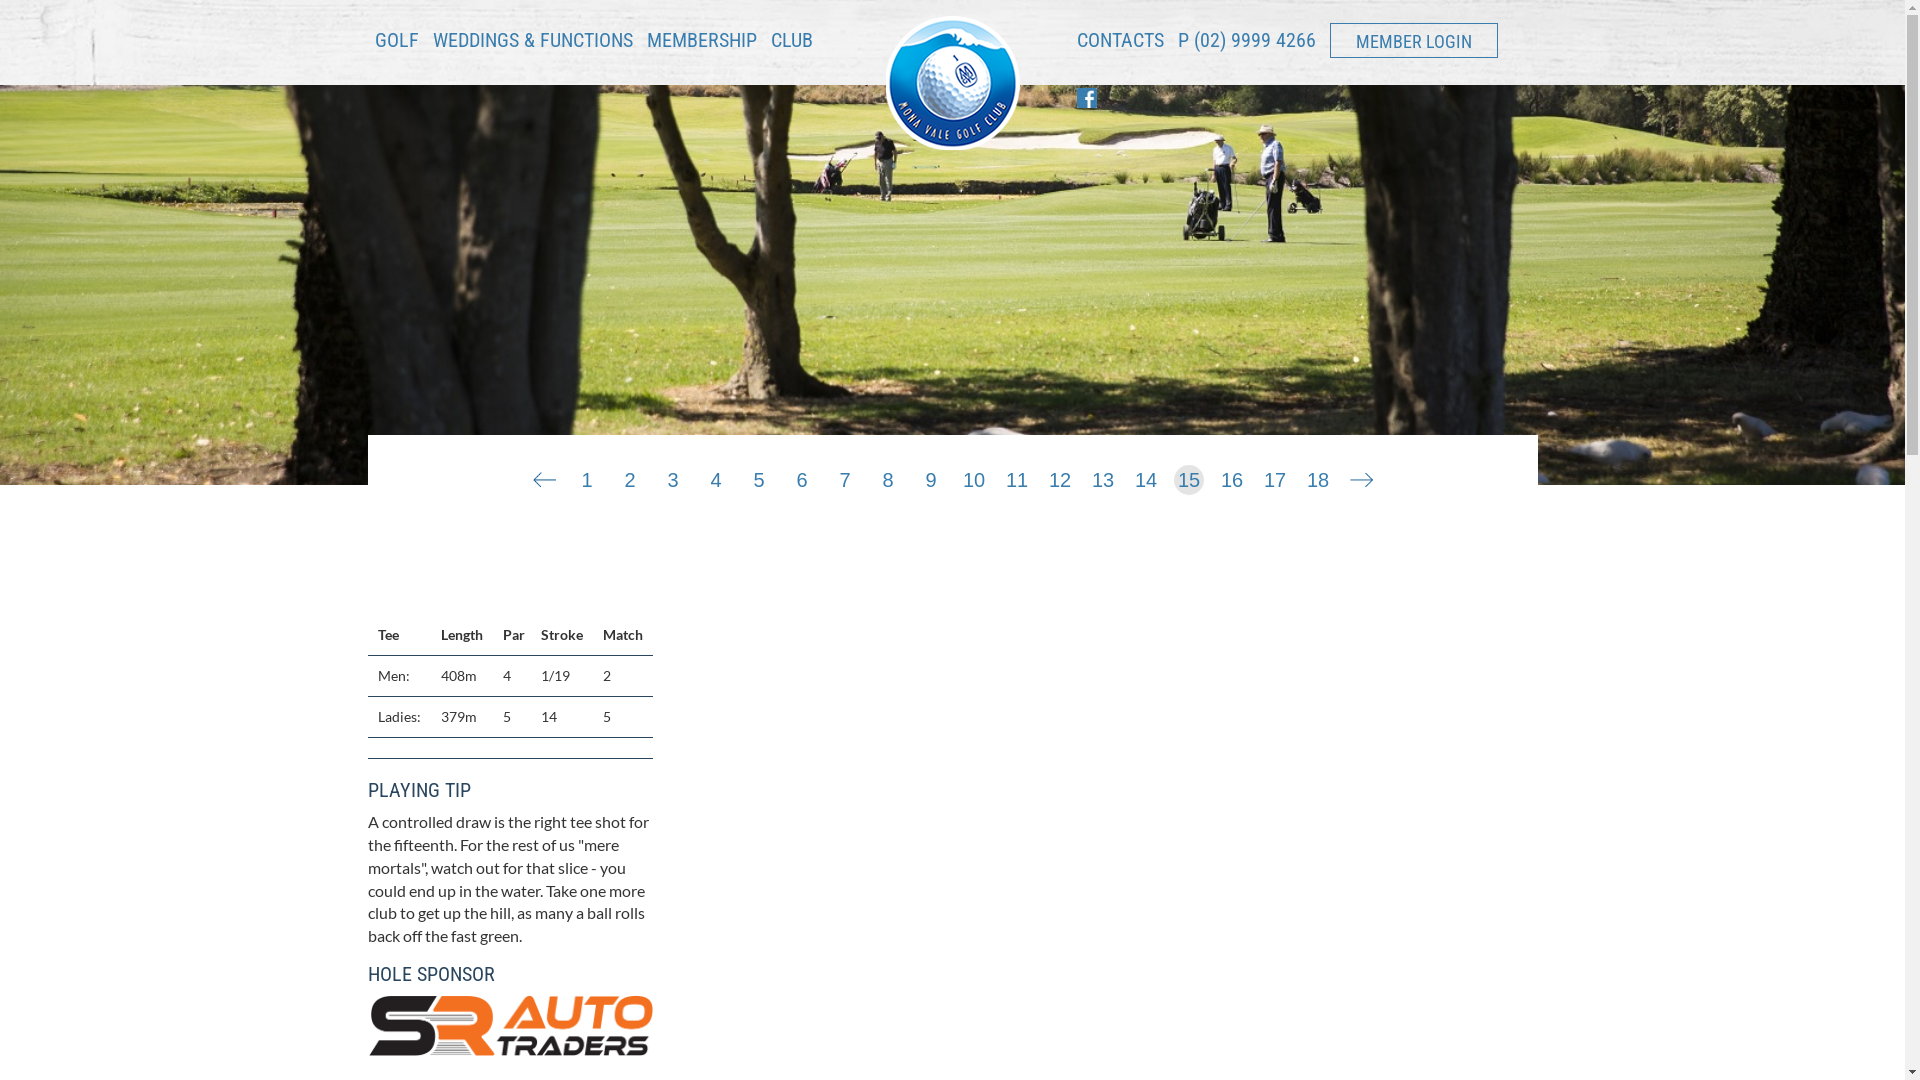 The height and width of the screenshot is (1080, 1920). I want to click on '7', so click(844, 475).